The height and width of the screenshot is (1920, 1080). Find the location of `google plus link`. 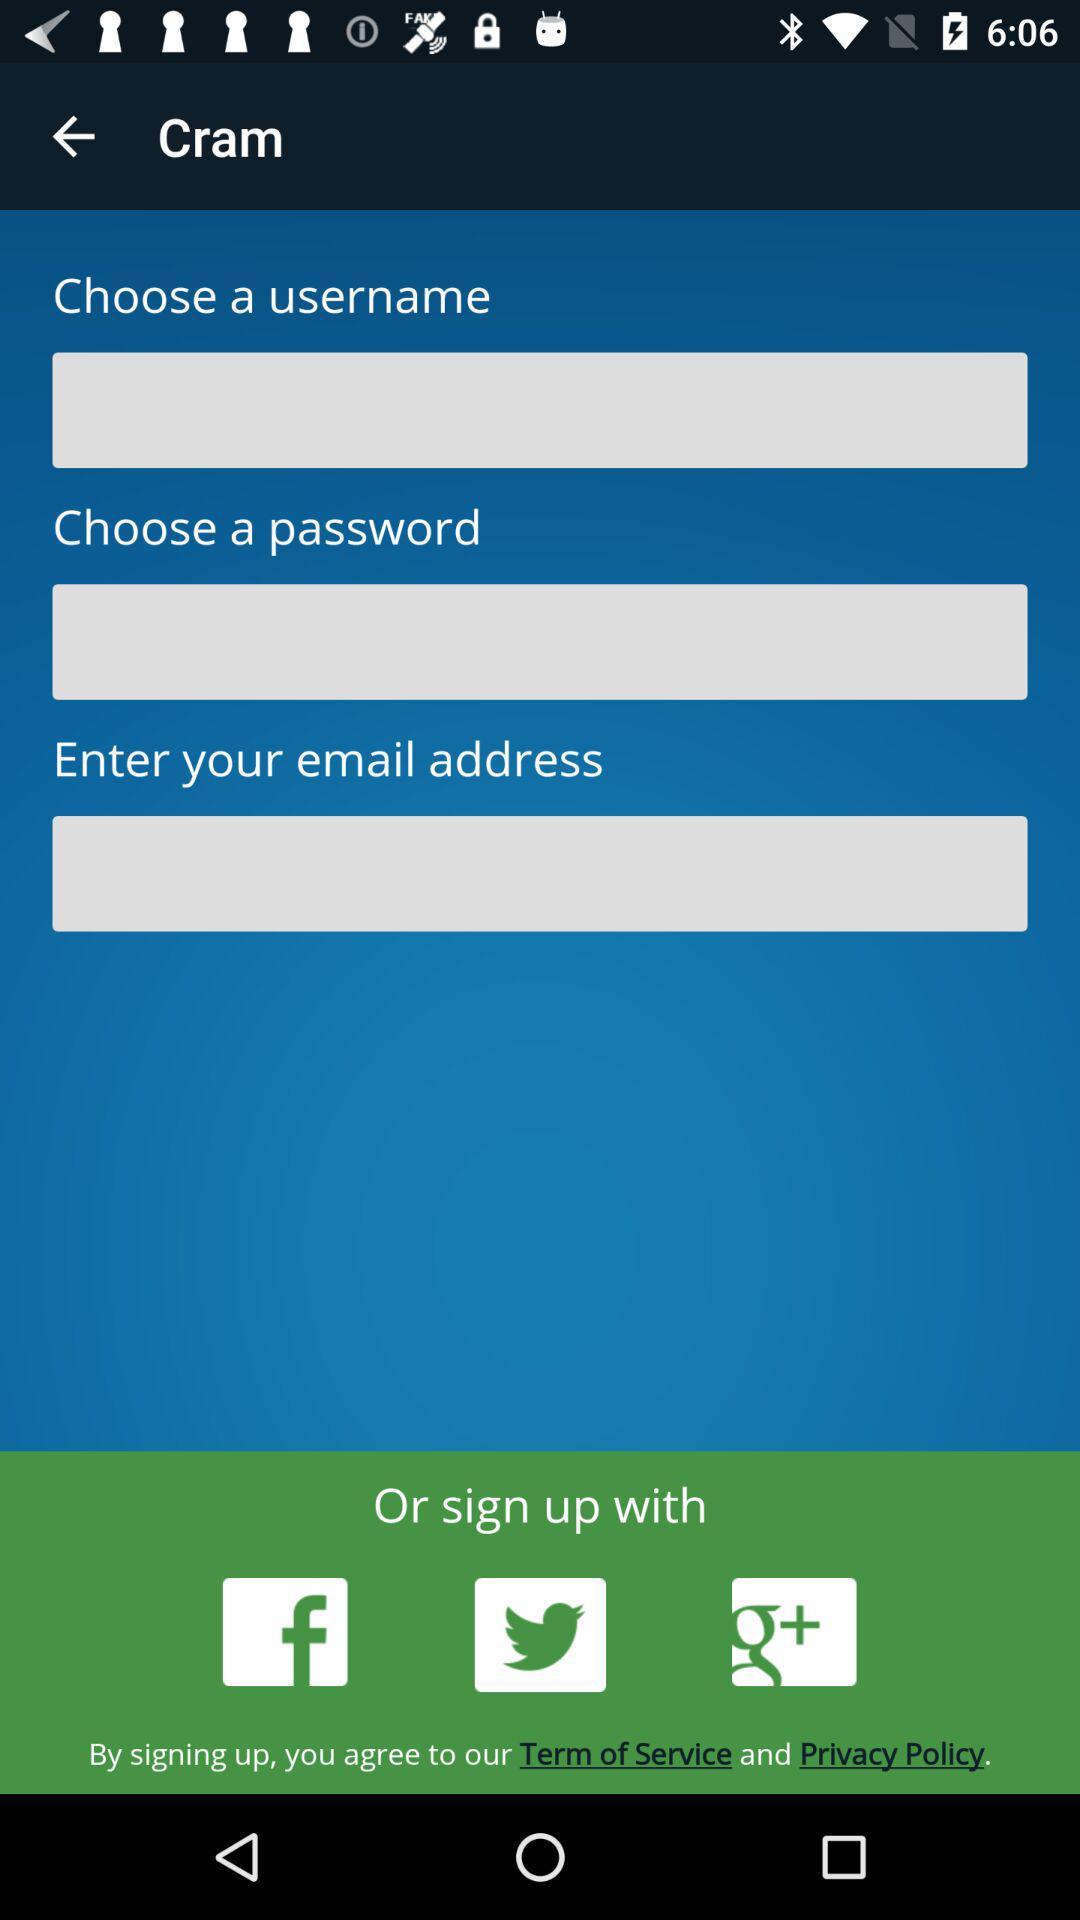

google plus link is located at coordinates (793, 1632).